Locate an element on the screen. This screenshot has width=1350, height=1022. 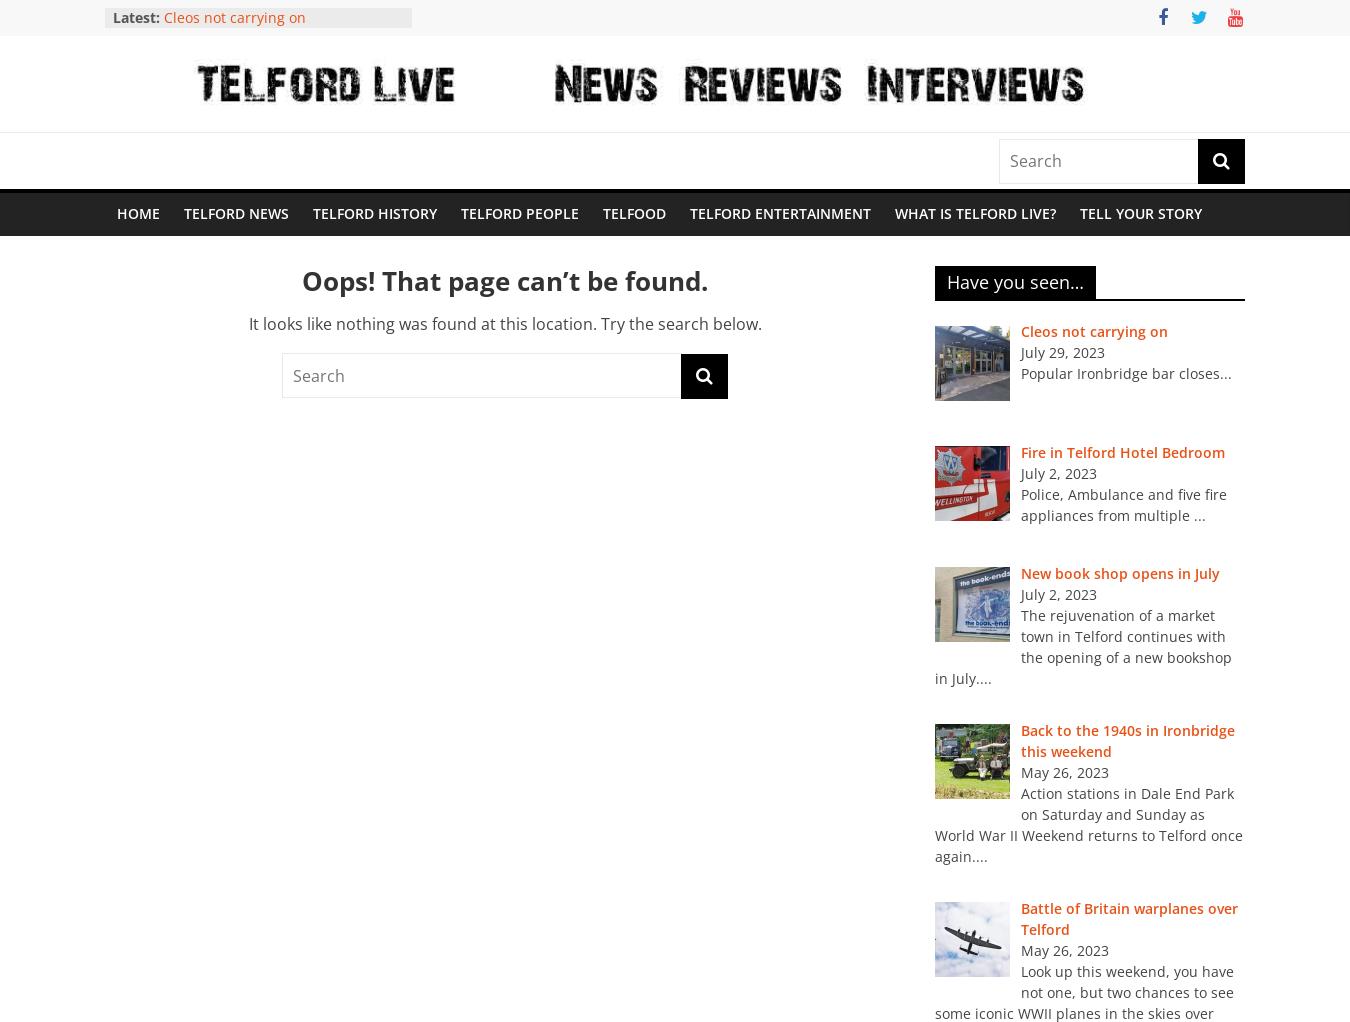
'Popular Ironbridge bar closes' is located at coordinates (1119, 372).